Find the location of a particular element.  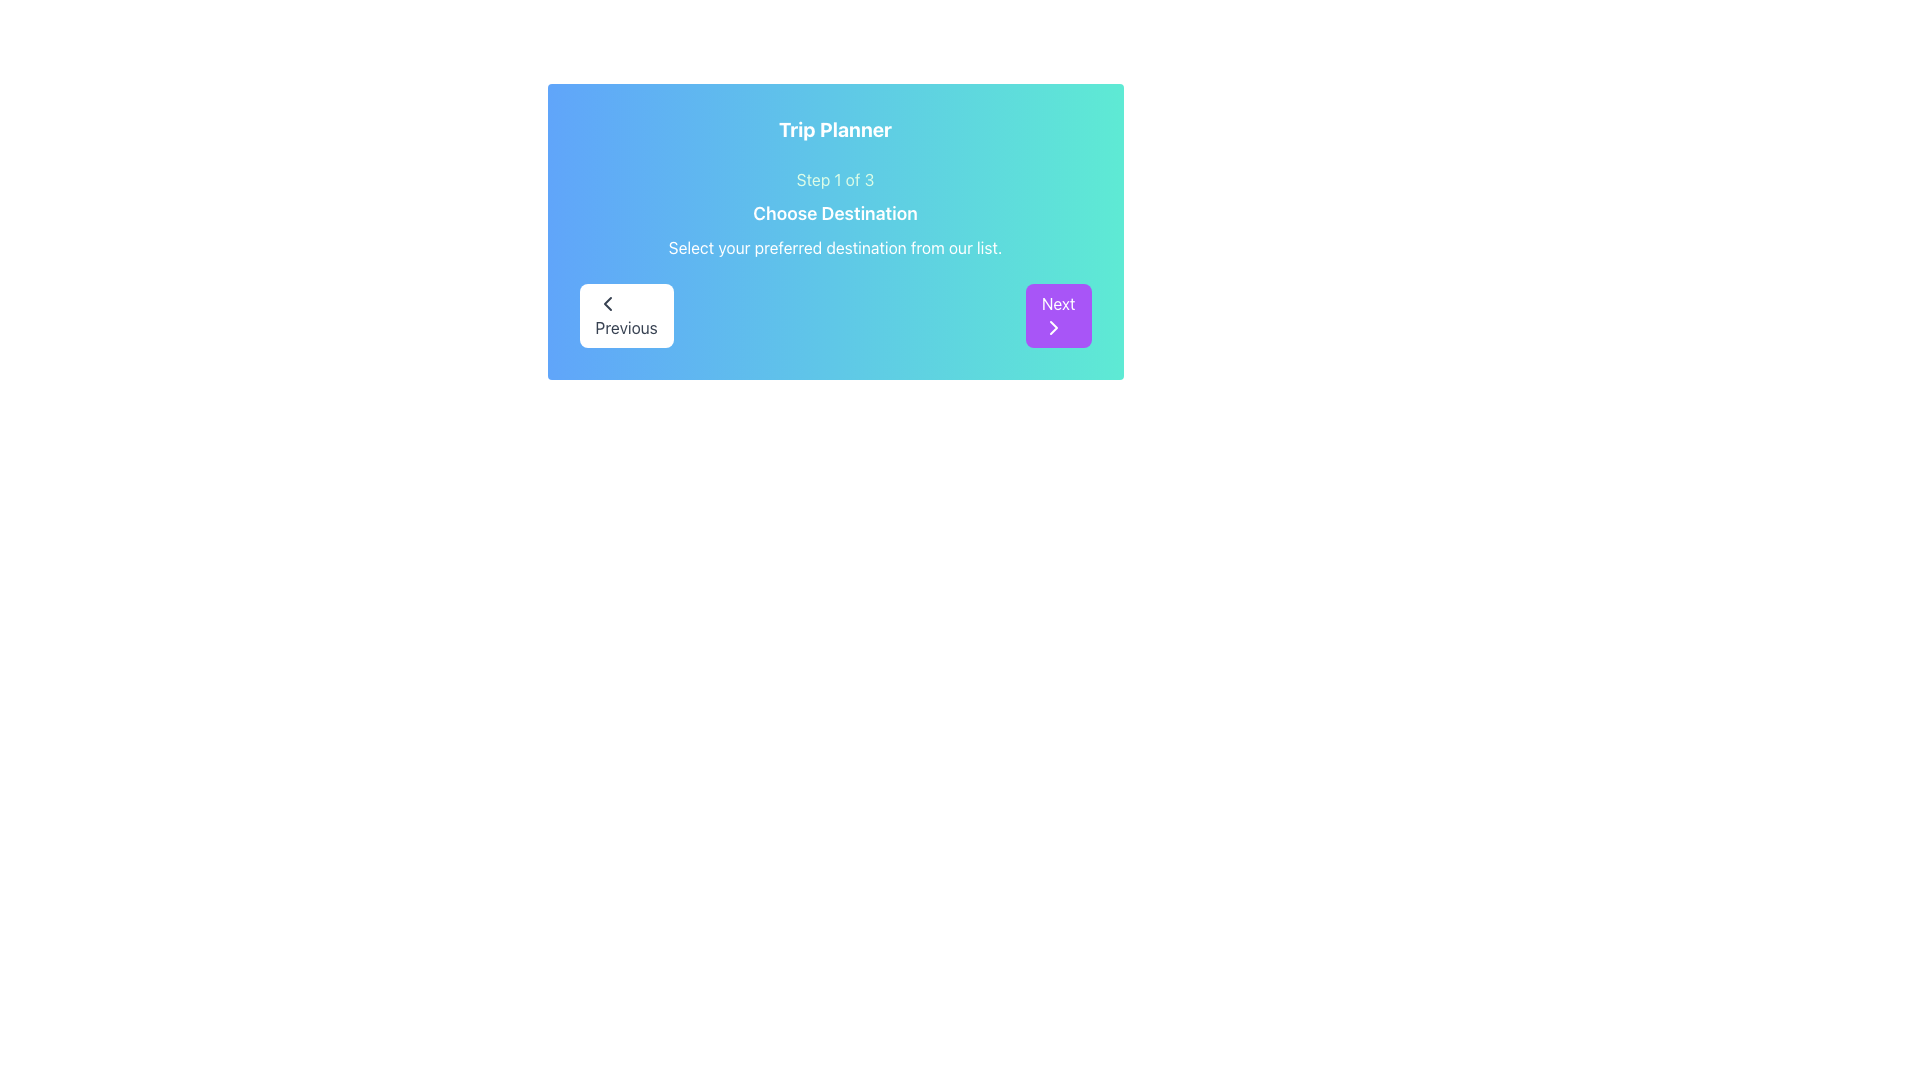

the textual display component that provides information about the current step in the Trip Planner process, located centrally within a card-like panel below the title and above navigation controls is located at coordinates (835, 213).